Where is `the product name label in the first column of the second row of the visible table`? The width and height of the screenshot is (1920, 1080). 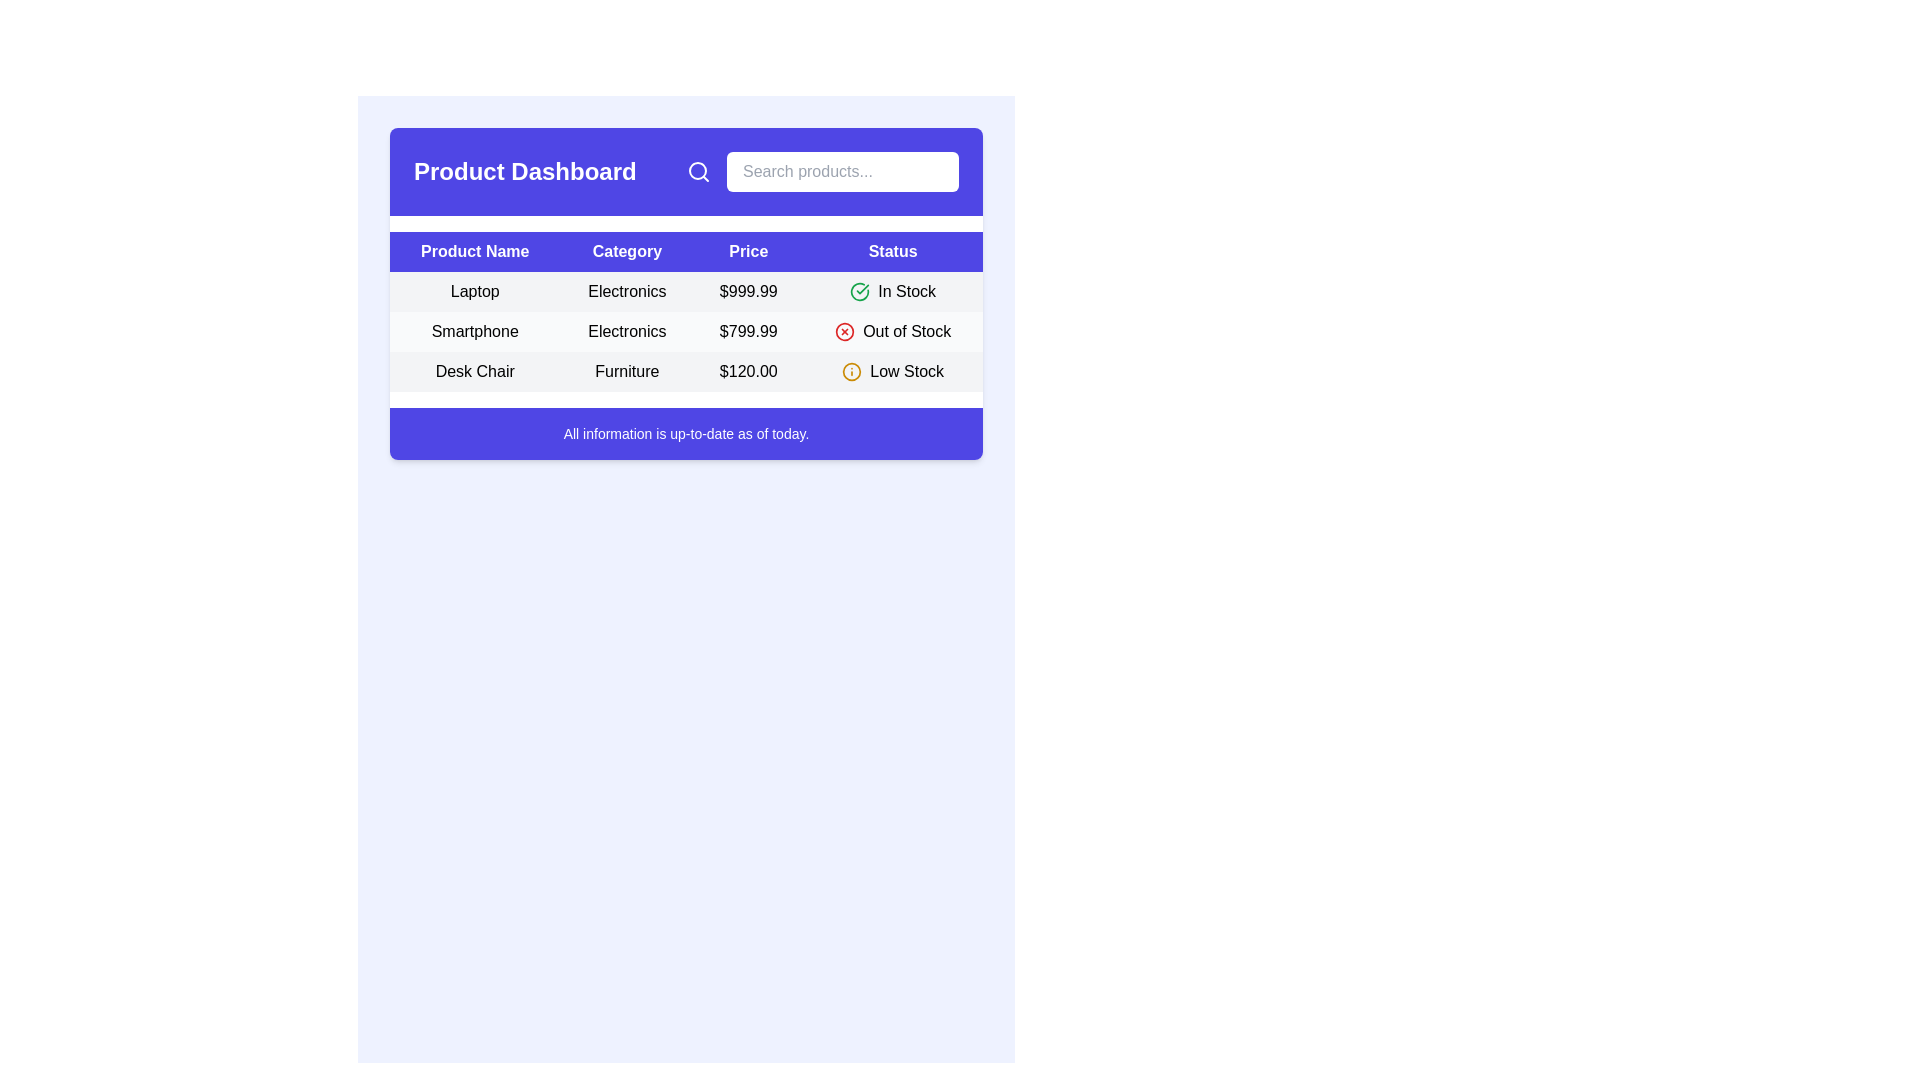 the product name label in the first column of the second row of the visible table is located at coordinates (474, 330).